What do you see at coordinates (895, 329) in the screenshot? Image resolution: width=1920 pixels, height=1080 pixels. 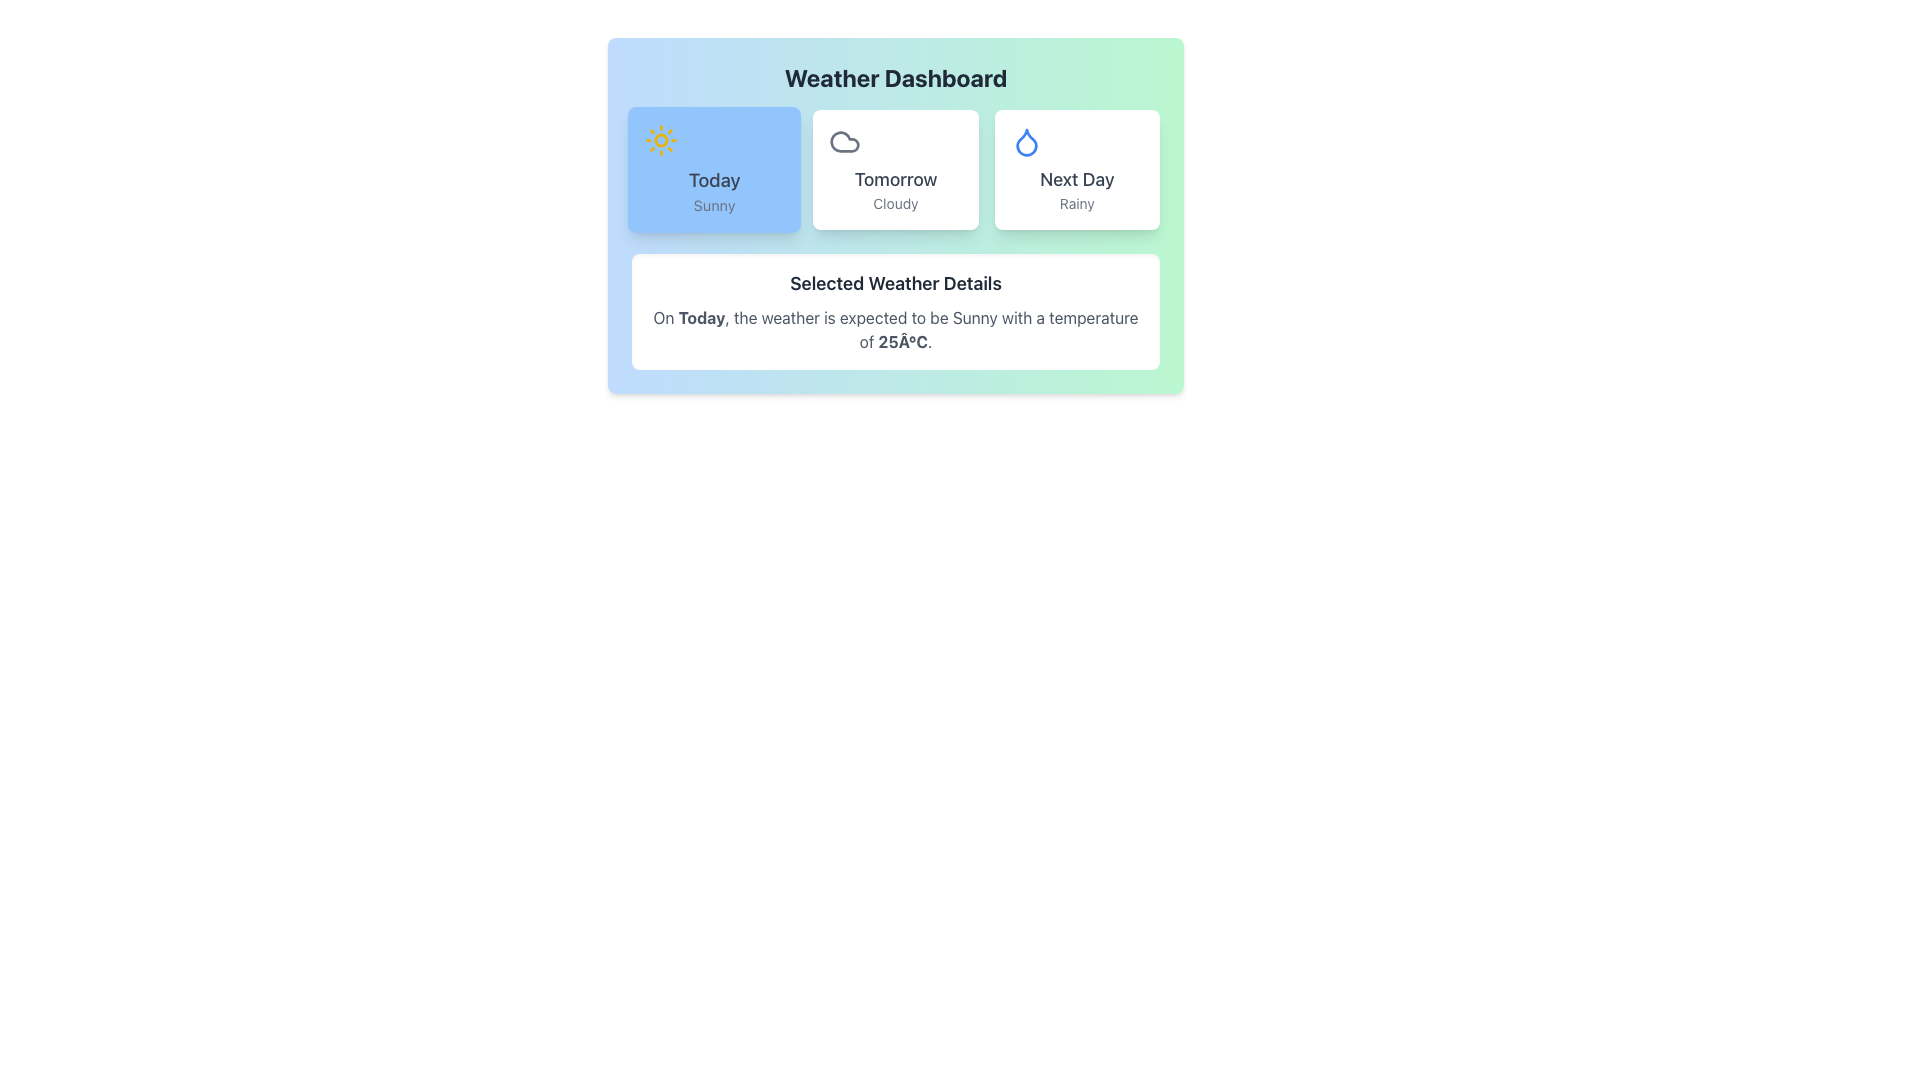 I see `the text block displaying the weather details, which includes the content 'On Today, the weather is expected to be Sunny with a temperature of 25°C.'` at bounding box center [895, 329].